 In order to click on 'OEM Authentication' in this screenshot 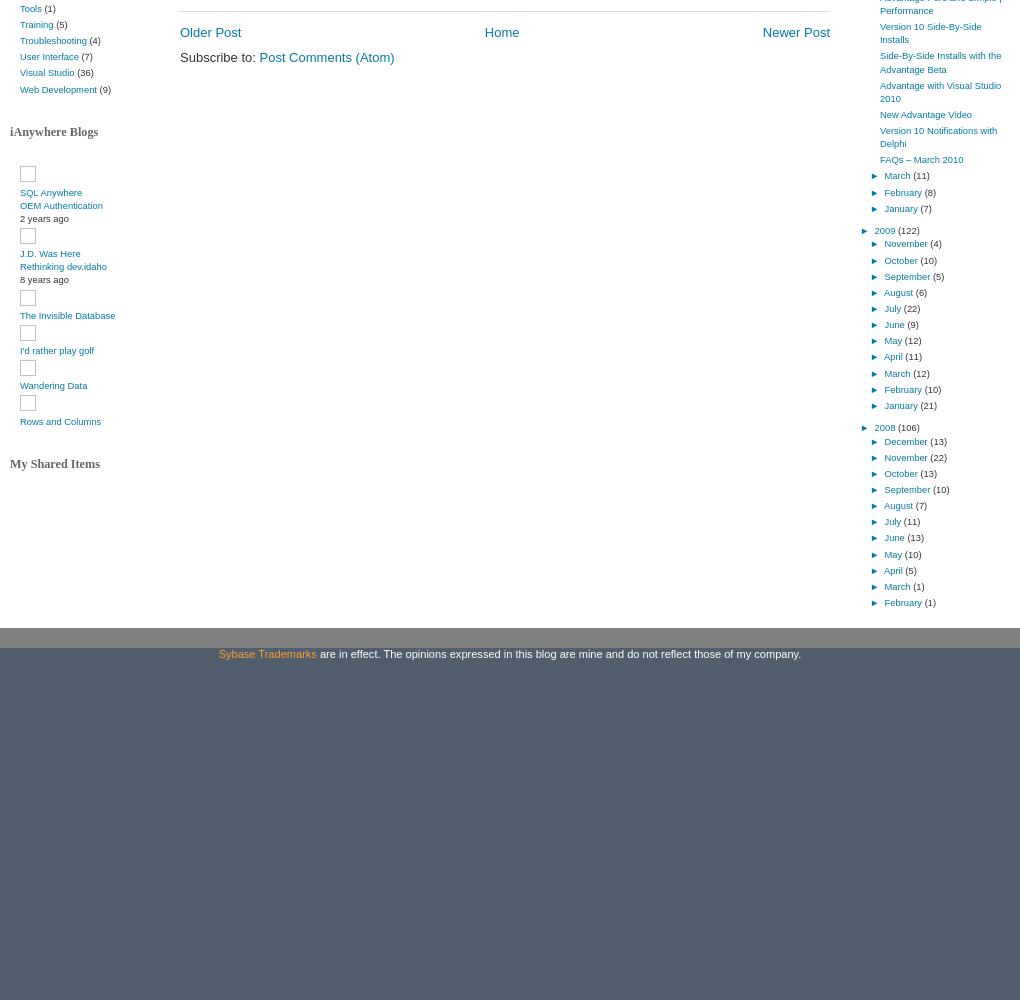, I will do `click(60, 203)`.